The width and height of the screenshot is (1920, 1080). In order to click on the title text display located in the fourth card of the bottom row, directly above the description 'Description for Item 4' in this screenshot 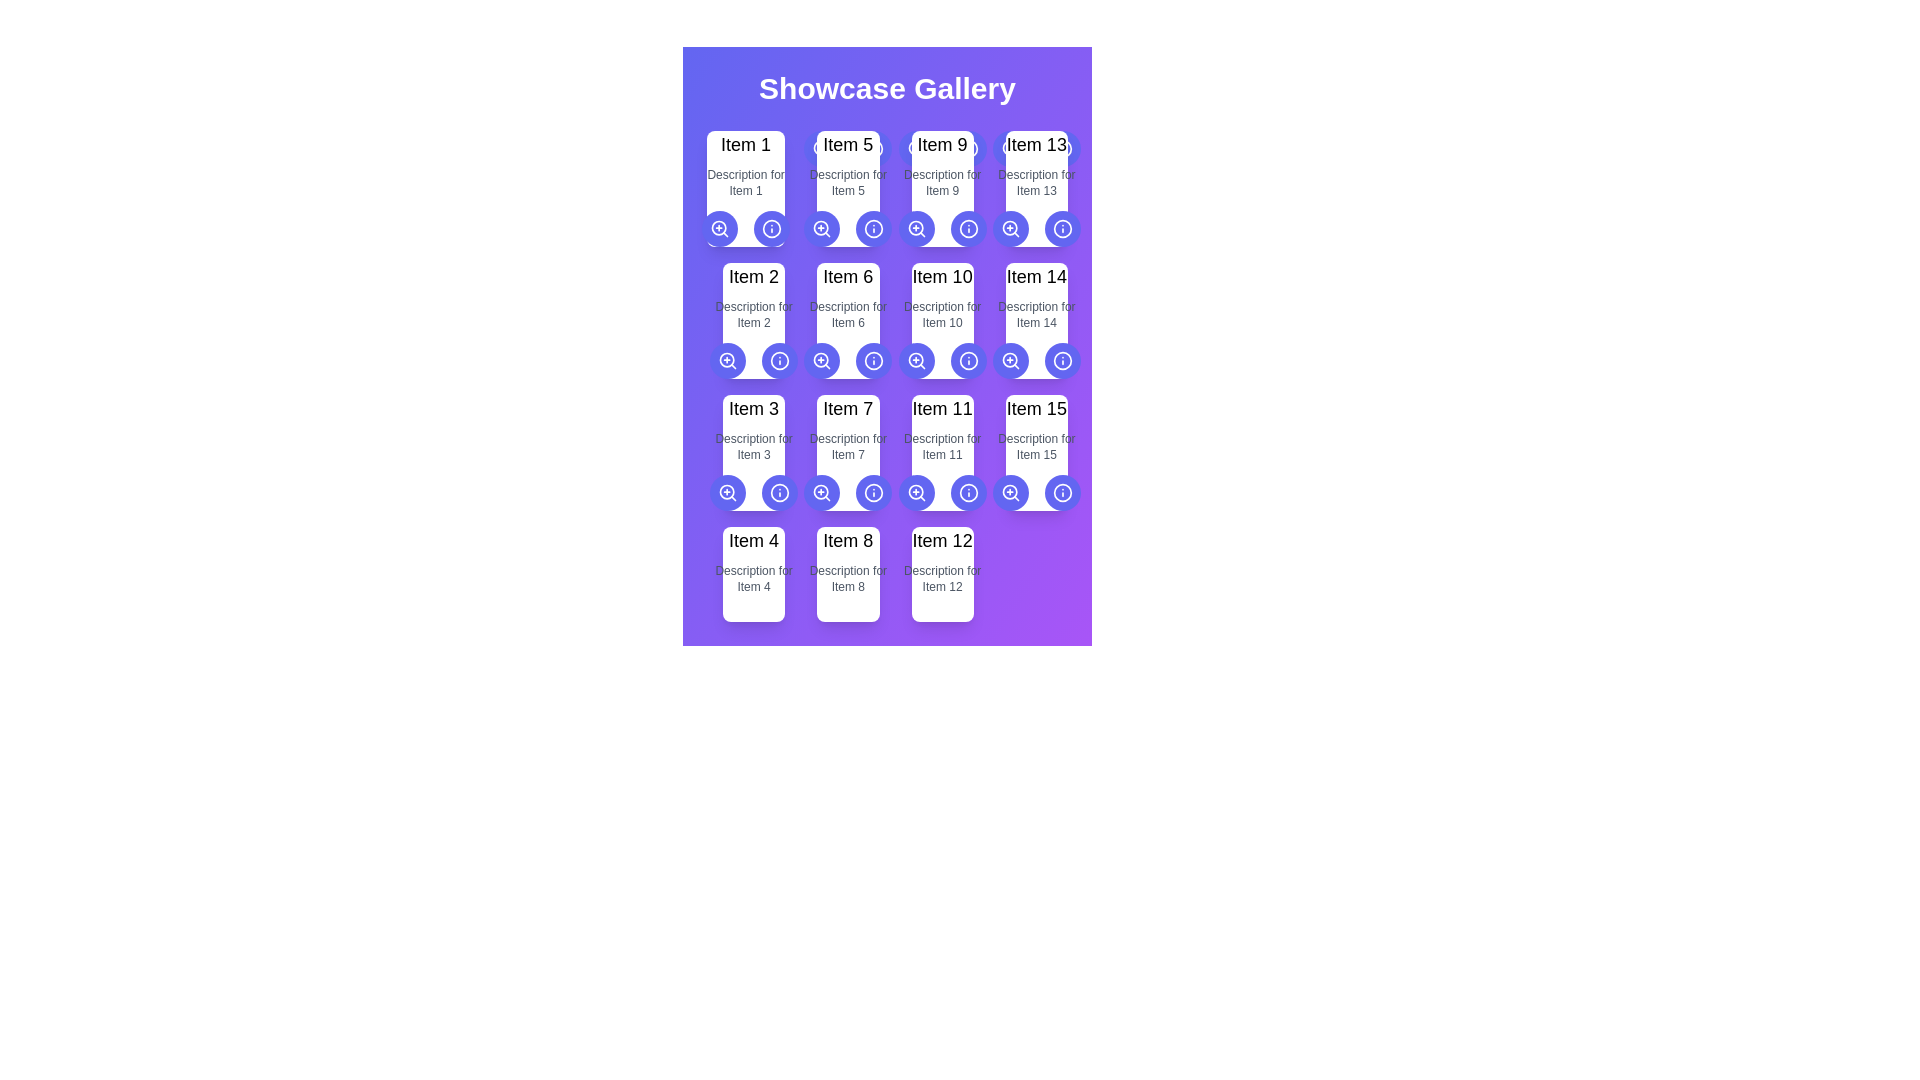, I will do `click(753, 540)`.